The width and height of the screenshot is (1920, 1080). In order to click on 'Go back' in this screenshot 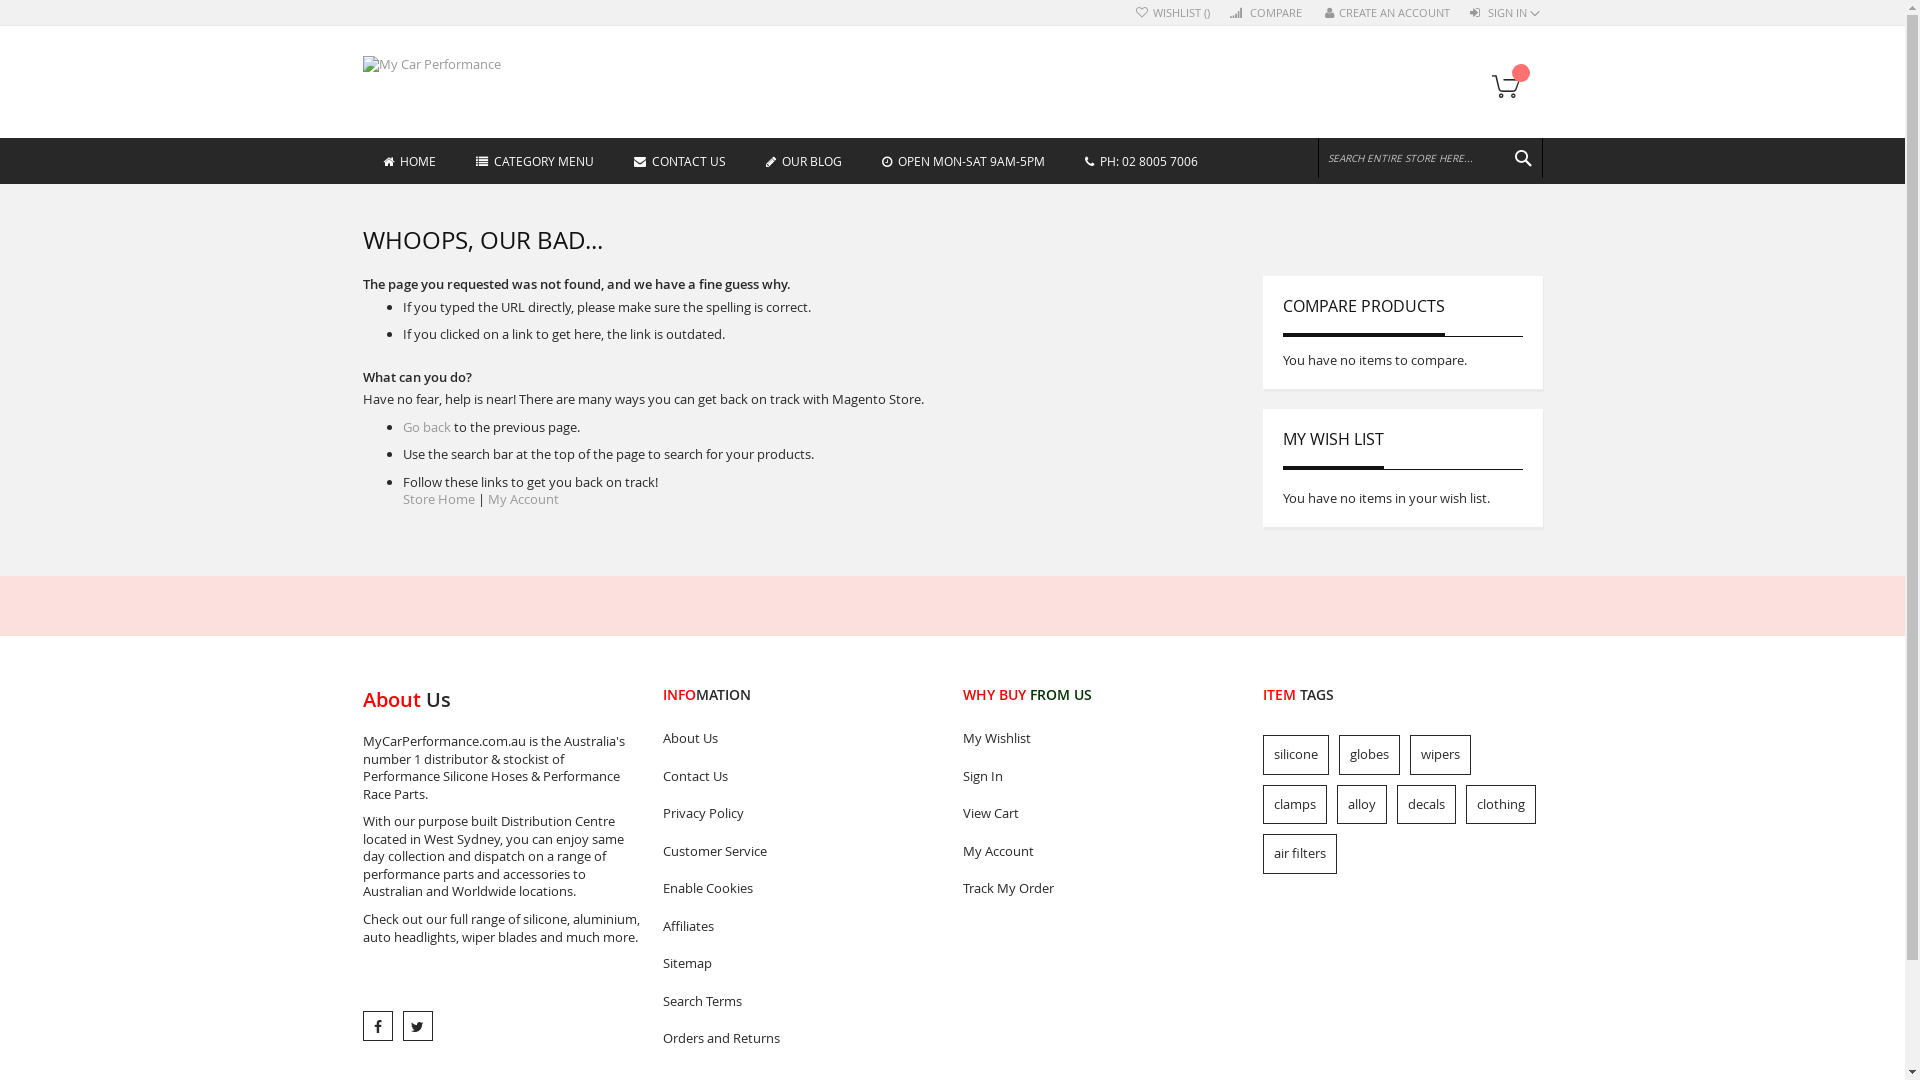, I will do `click(425, 426)`.